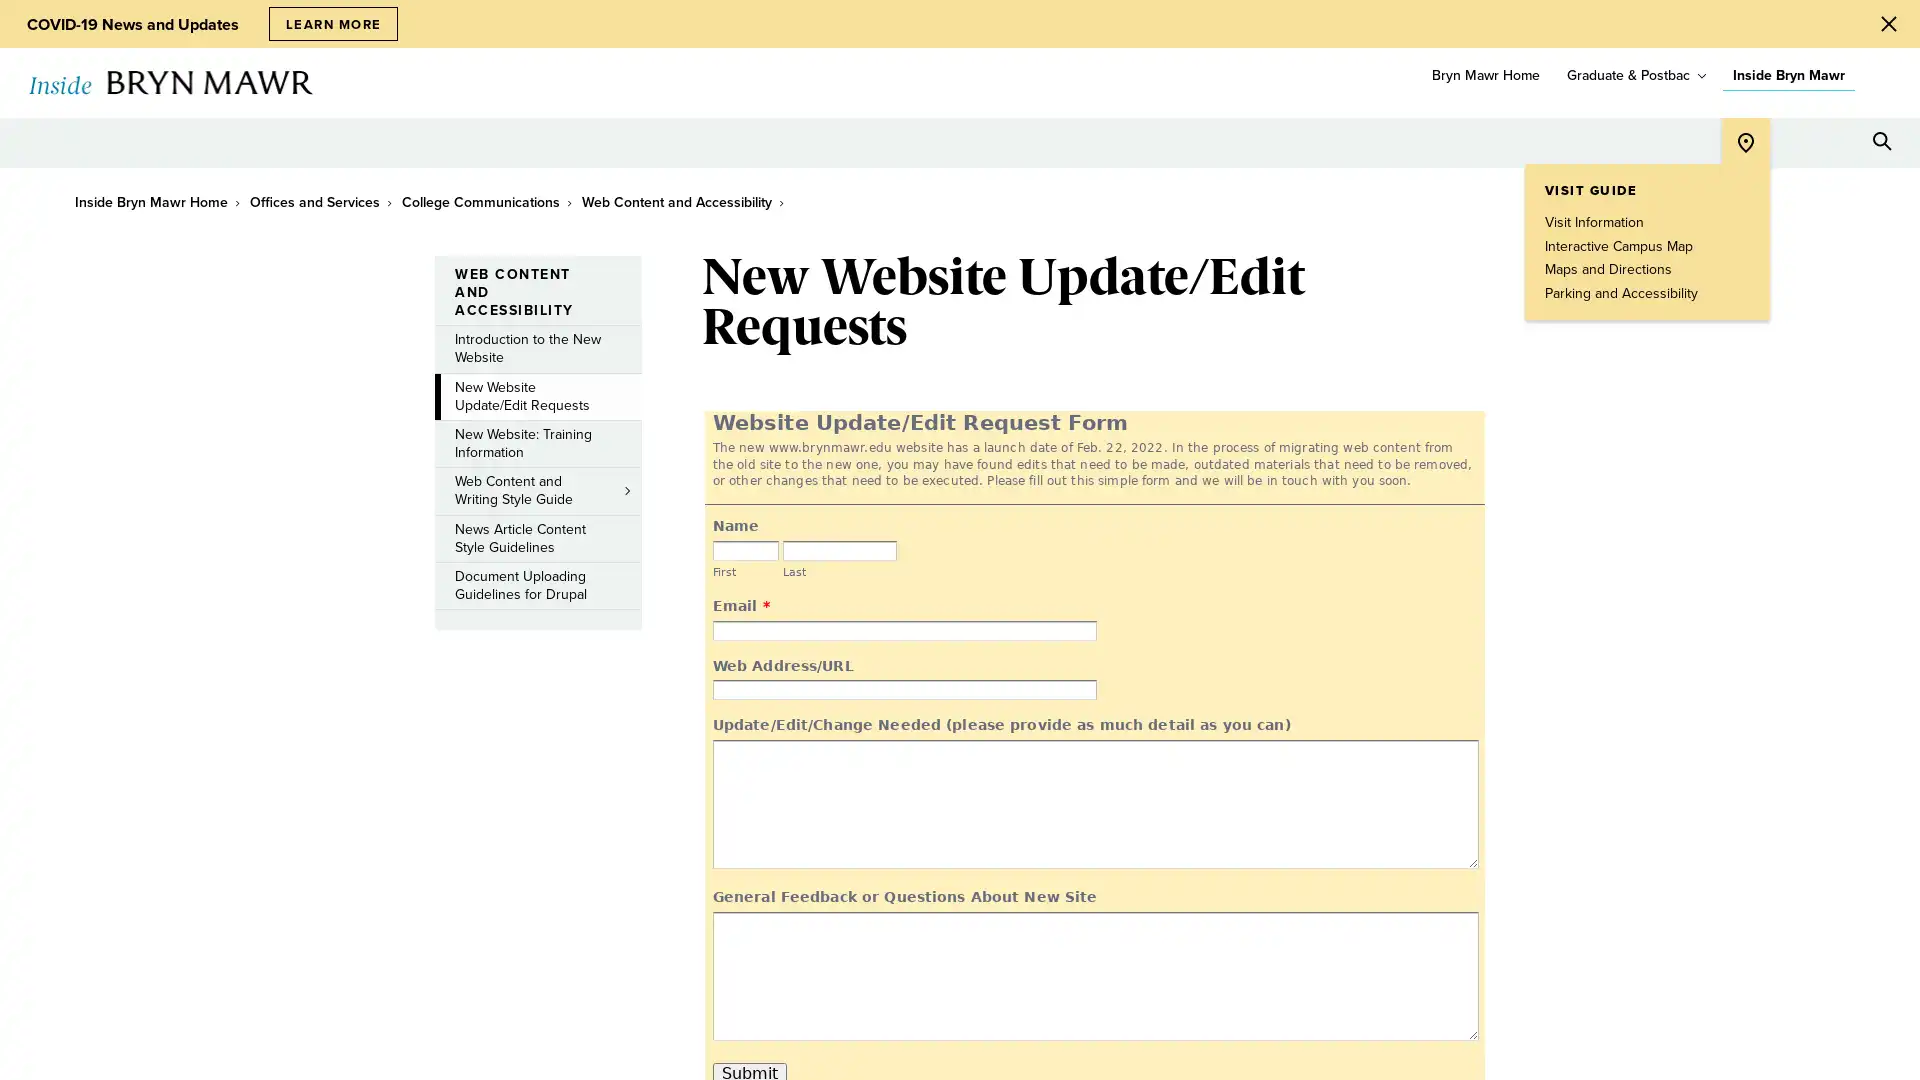 The image size is (1920, 1080). I want to click on toggle submenu, so click(559, 130).